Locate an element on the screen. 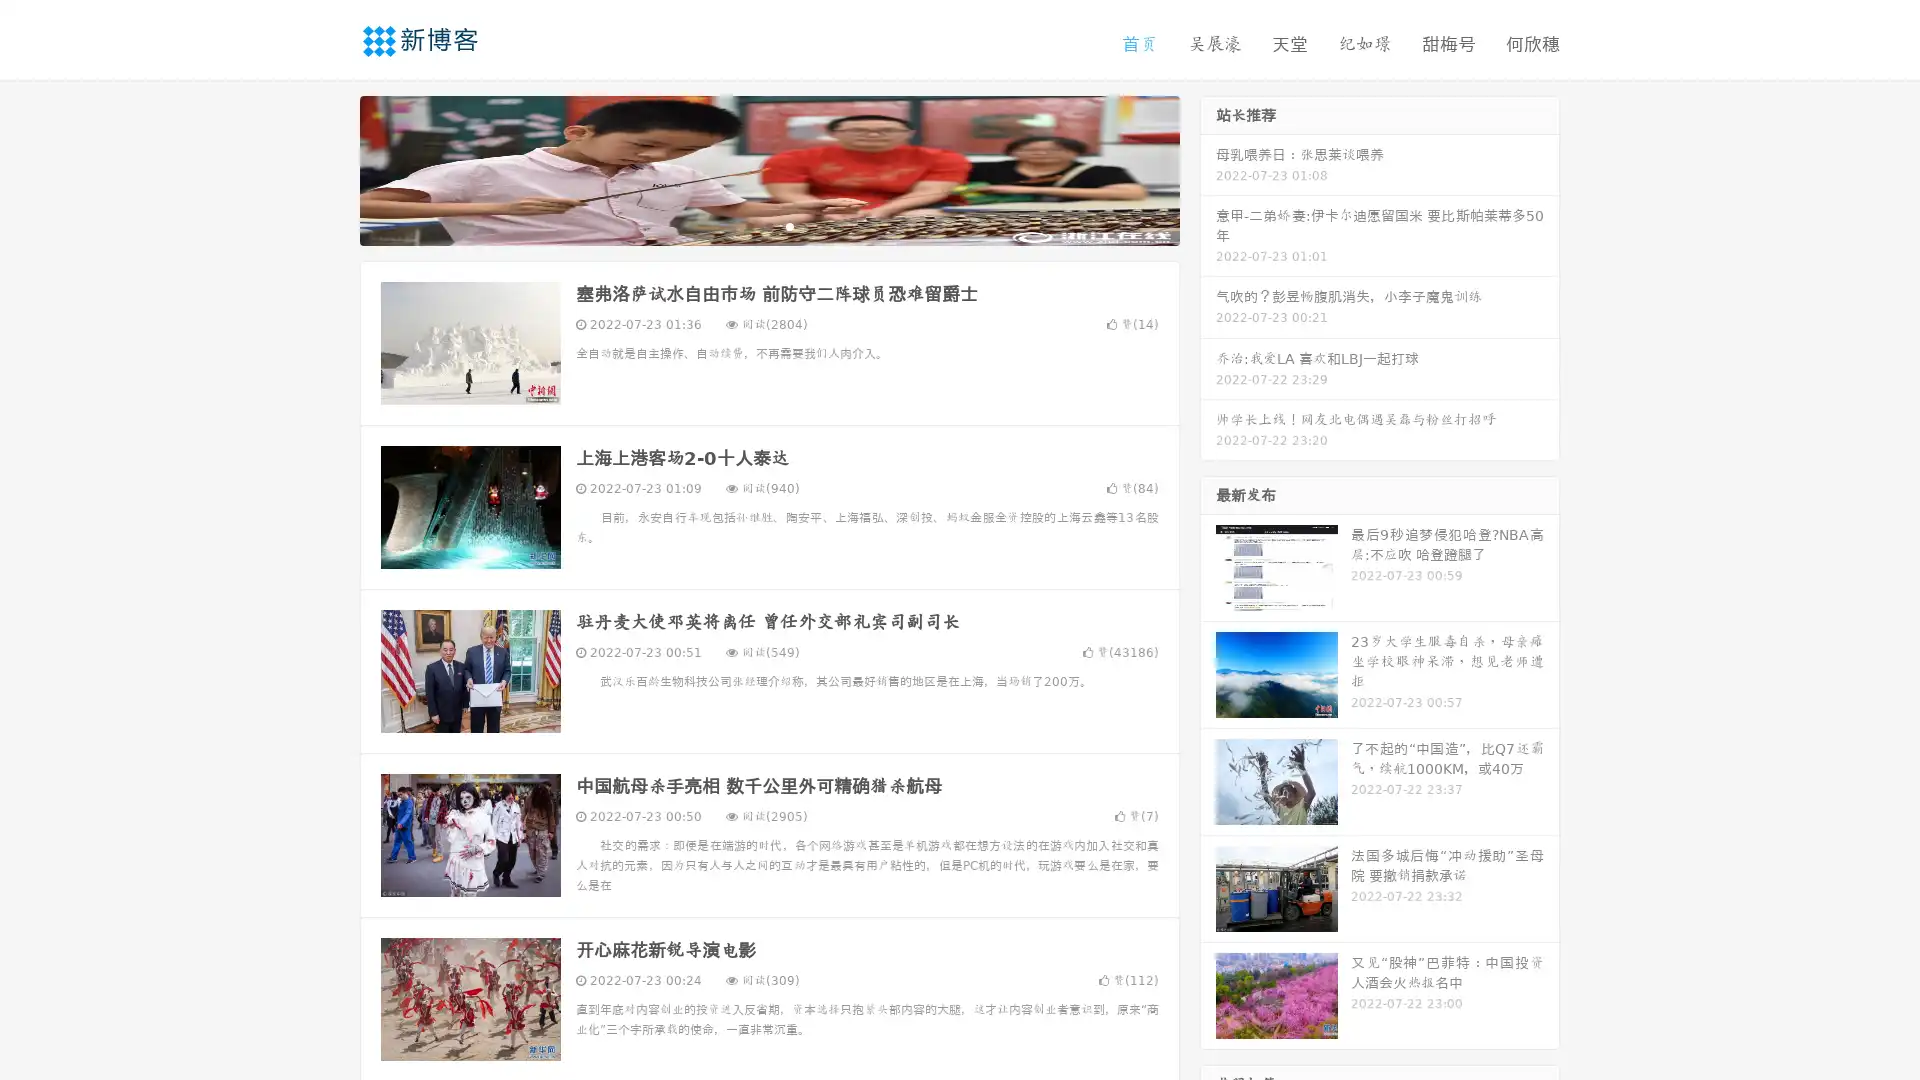 This screenshot has width=1920, height=1080. Next slide is located at coordinates (1208, 168).